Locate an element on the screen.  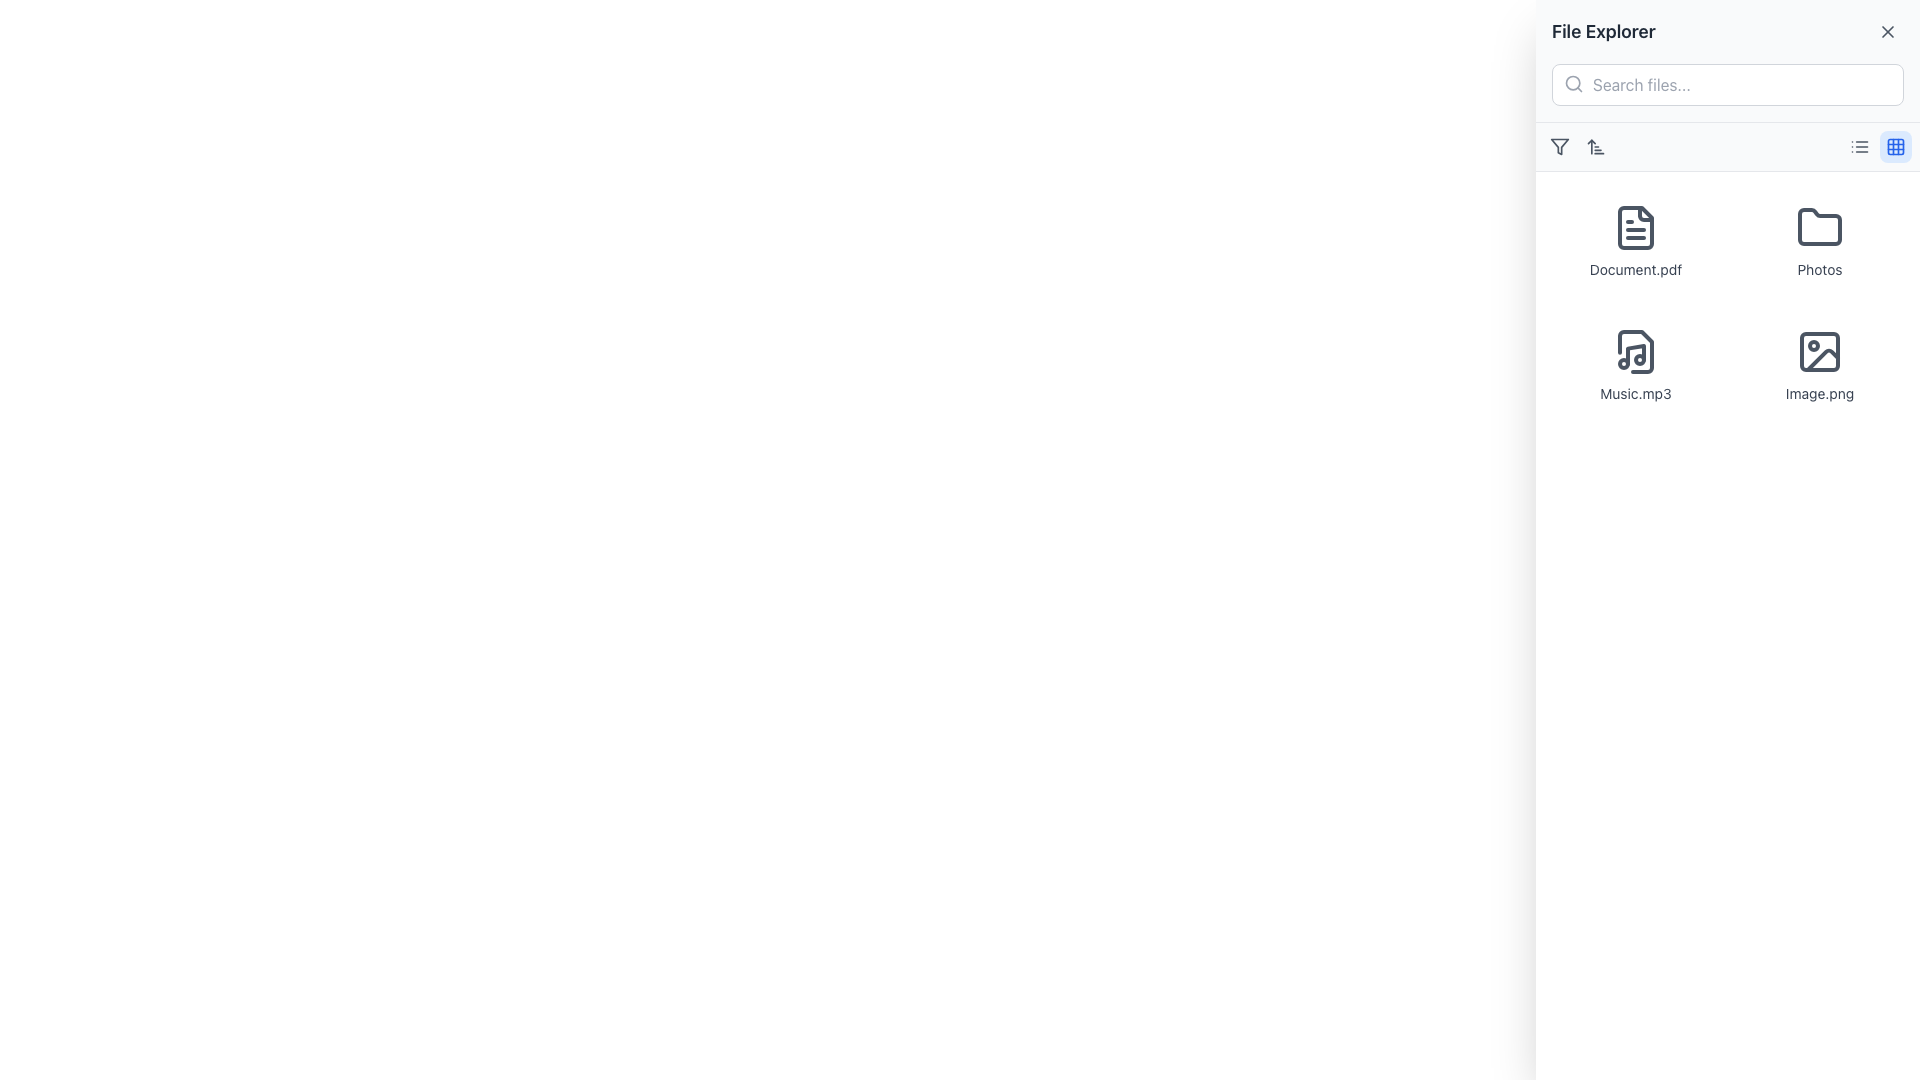
the third file item widget representing 'Music.mp3' is located at coordinates (1636, 366).